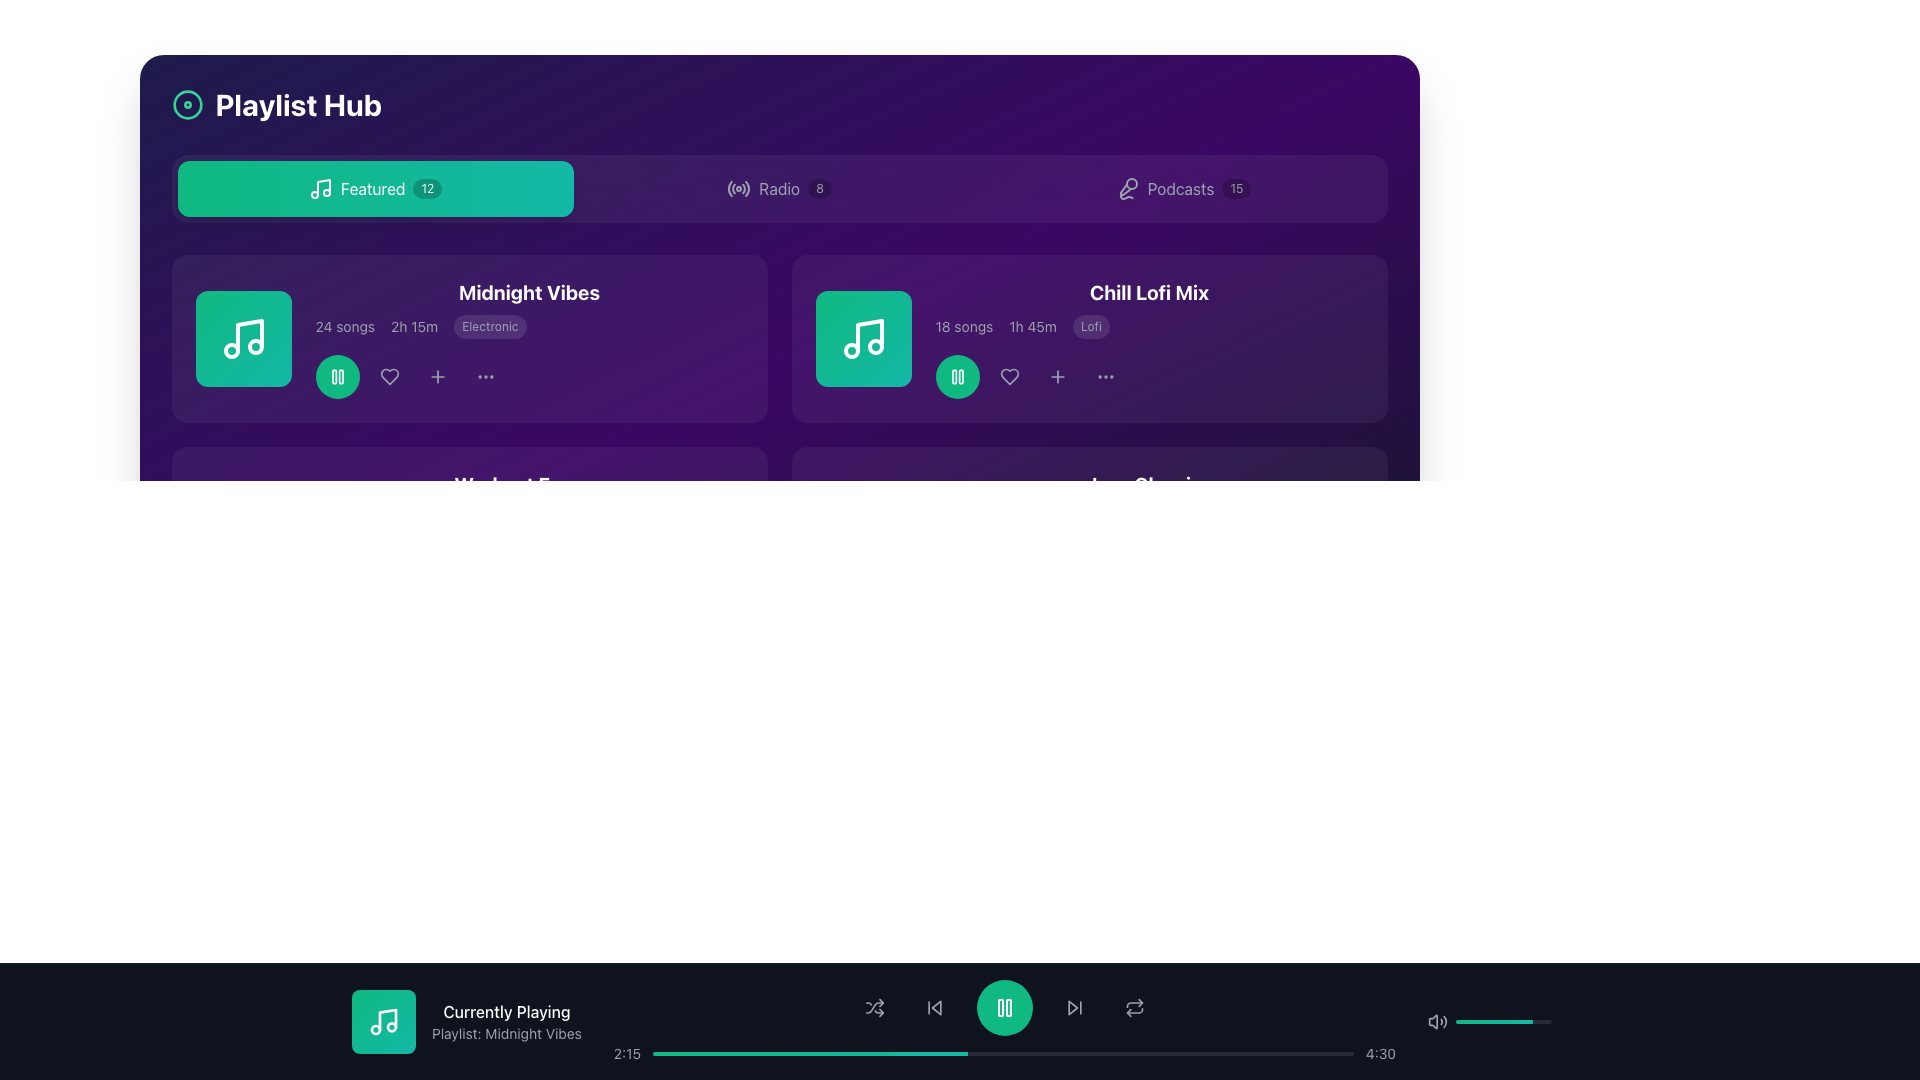 The image size is (1920, 1080). What do you see at coordinates (874, 1007) in the screenshot?
I see `the shuffle button located at the bottom center of the application interface, which is the second button from the left in a horizontal series of control icons` at bounding box center [874, 1007].